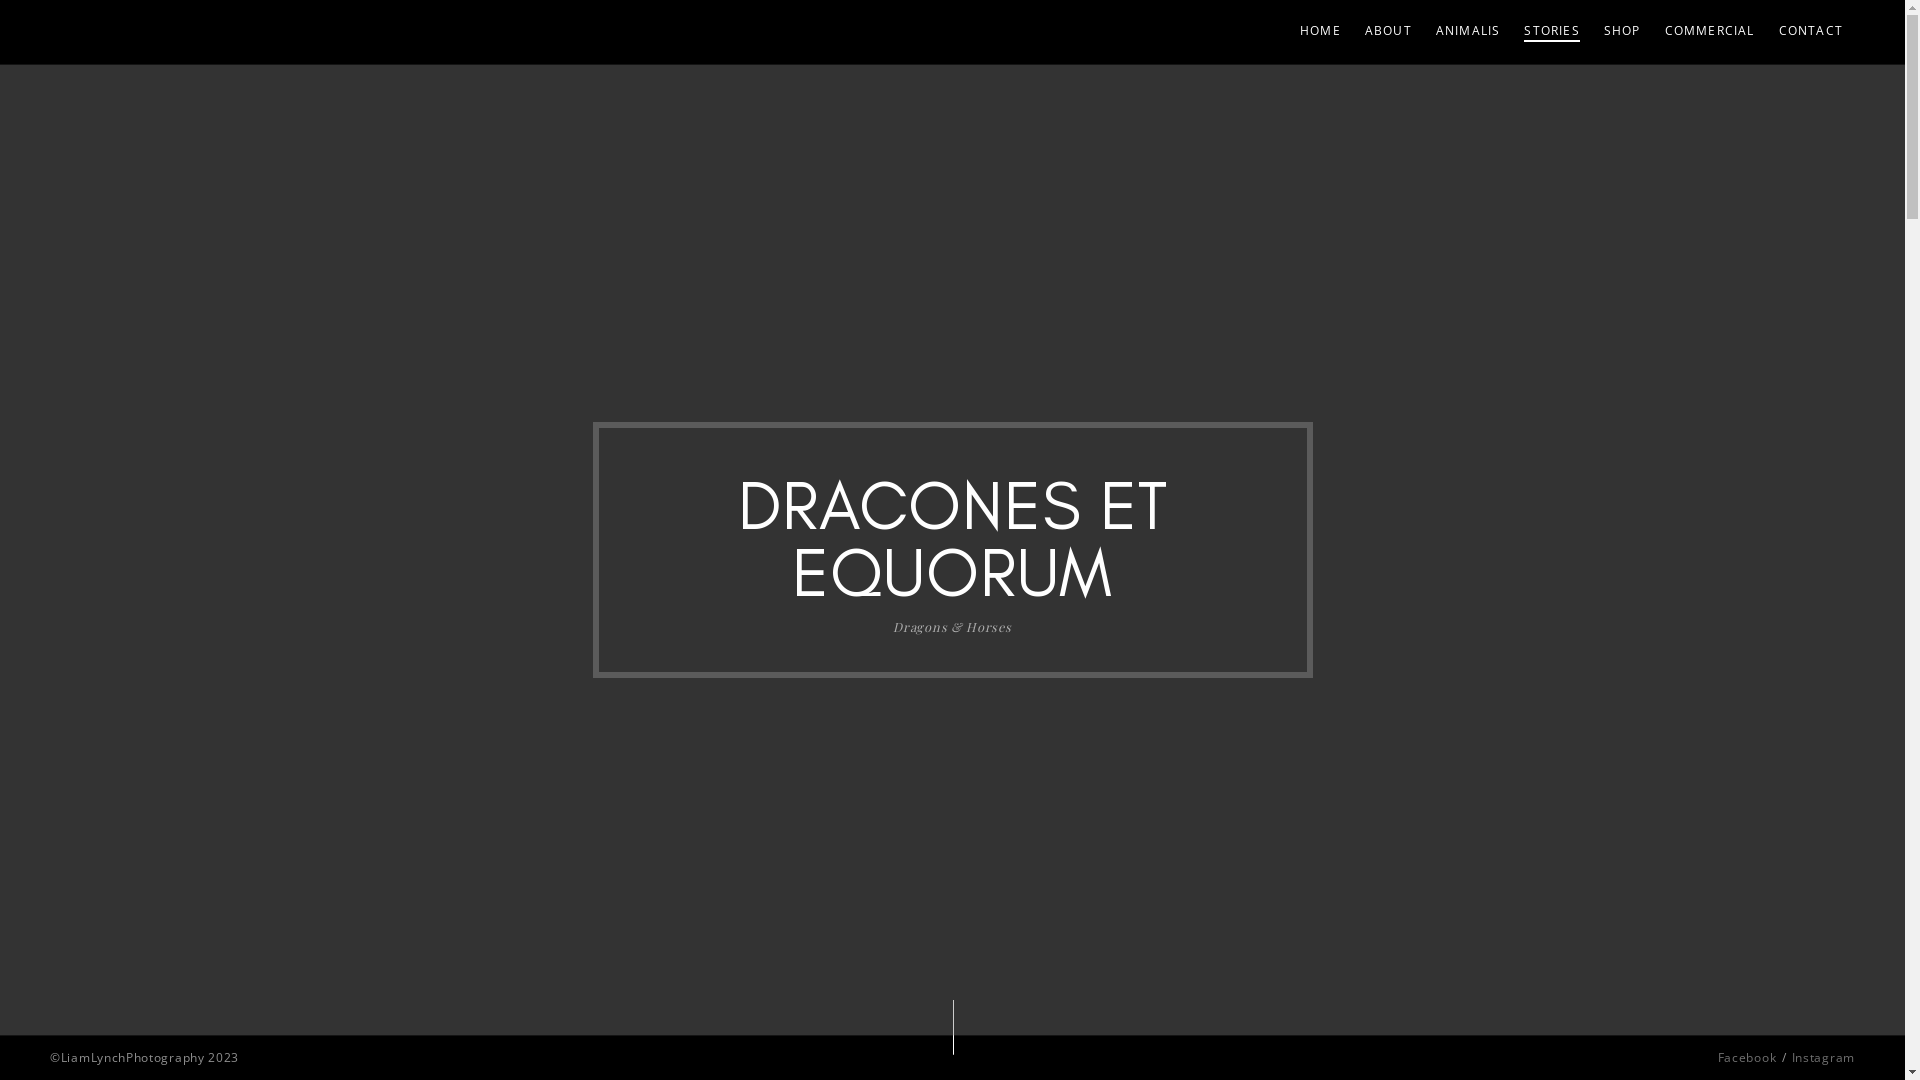 Image resolution: width=1920 pixels, height=1080 pixels. I want to click on 'CONTACT', so click(1810, 31).